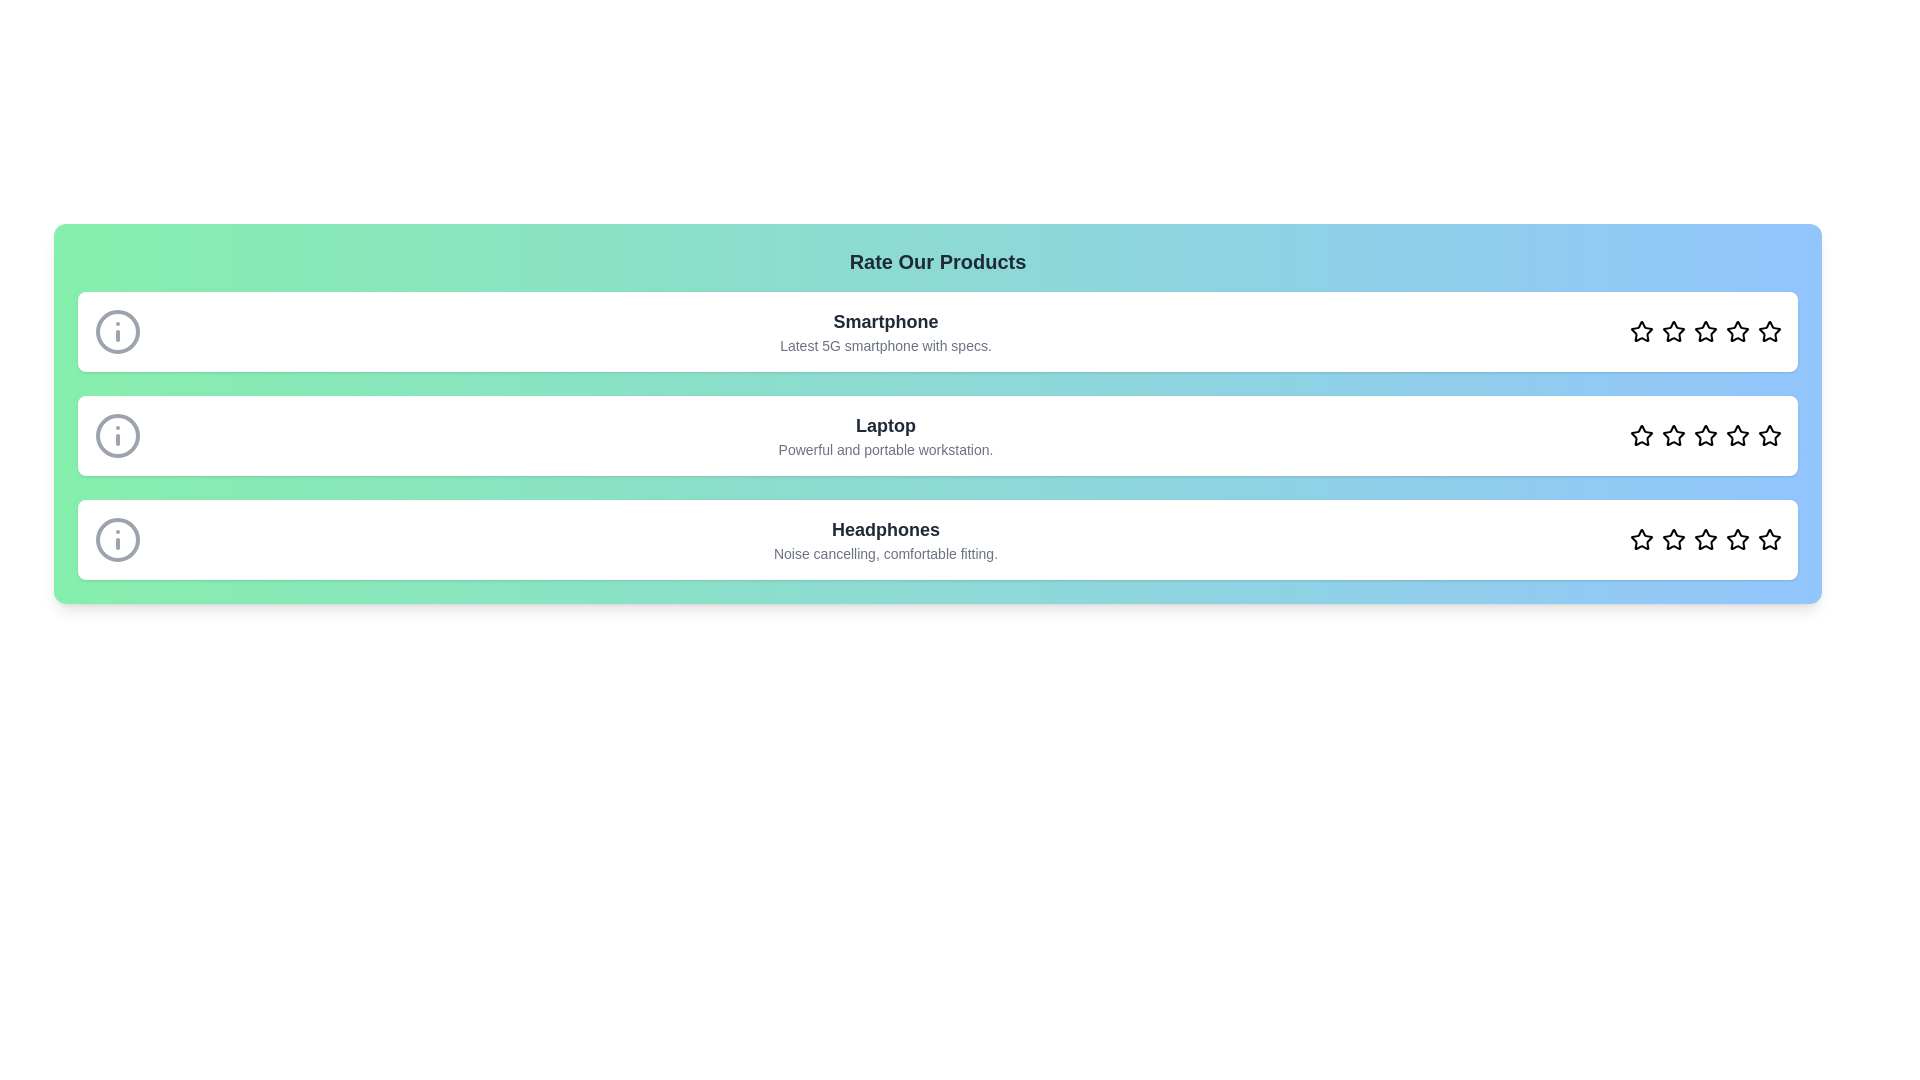 The height and width of the screenshot is (1080, 1920). I want to click on the second star in the rating section for the 'Laptop' product to enable accessibility navigation, so click(1674, 330).